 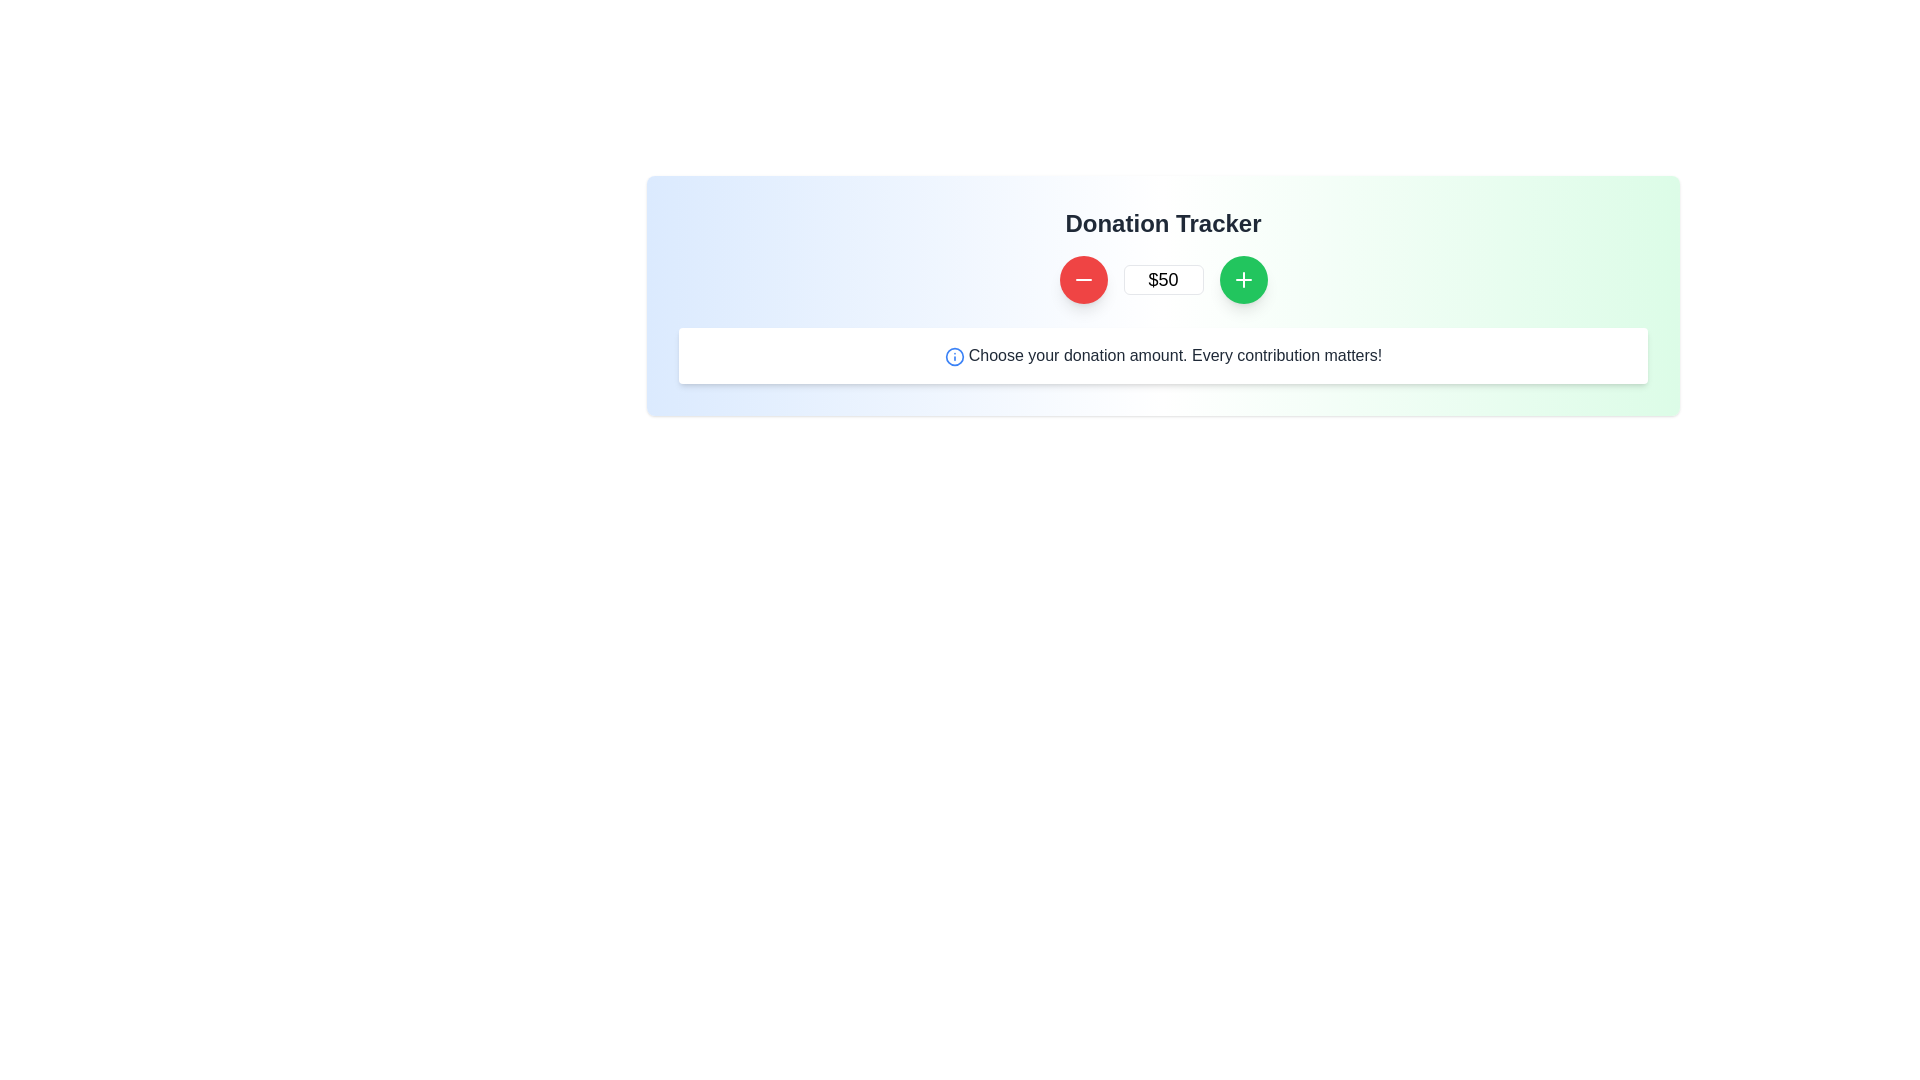 I want to click on the circular blue-bordered icon with an inner 'i' for detailed information, located to the left of the text 'Choose your donation amount. Every contribution matters!', so click(x=953, y=355).